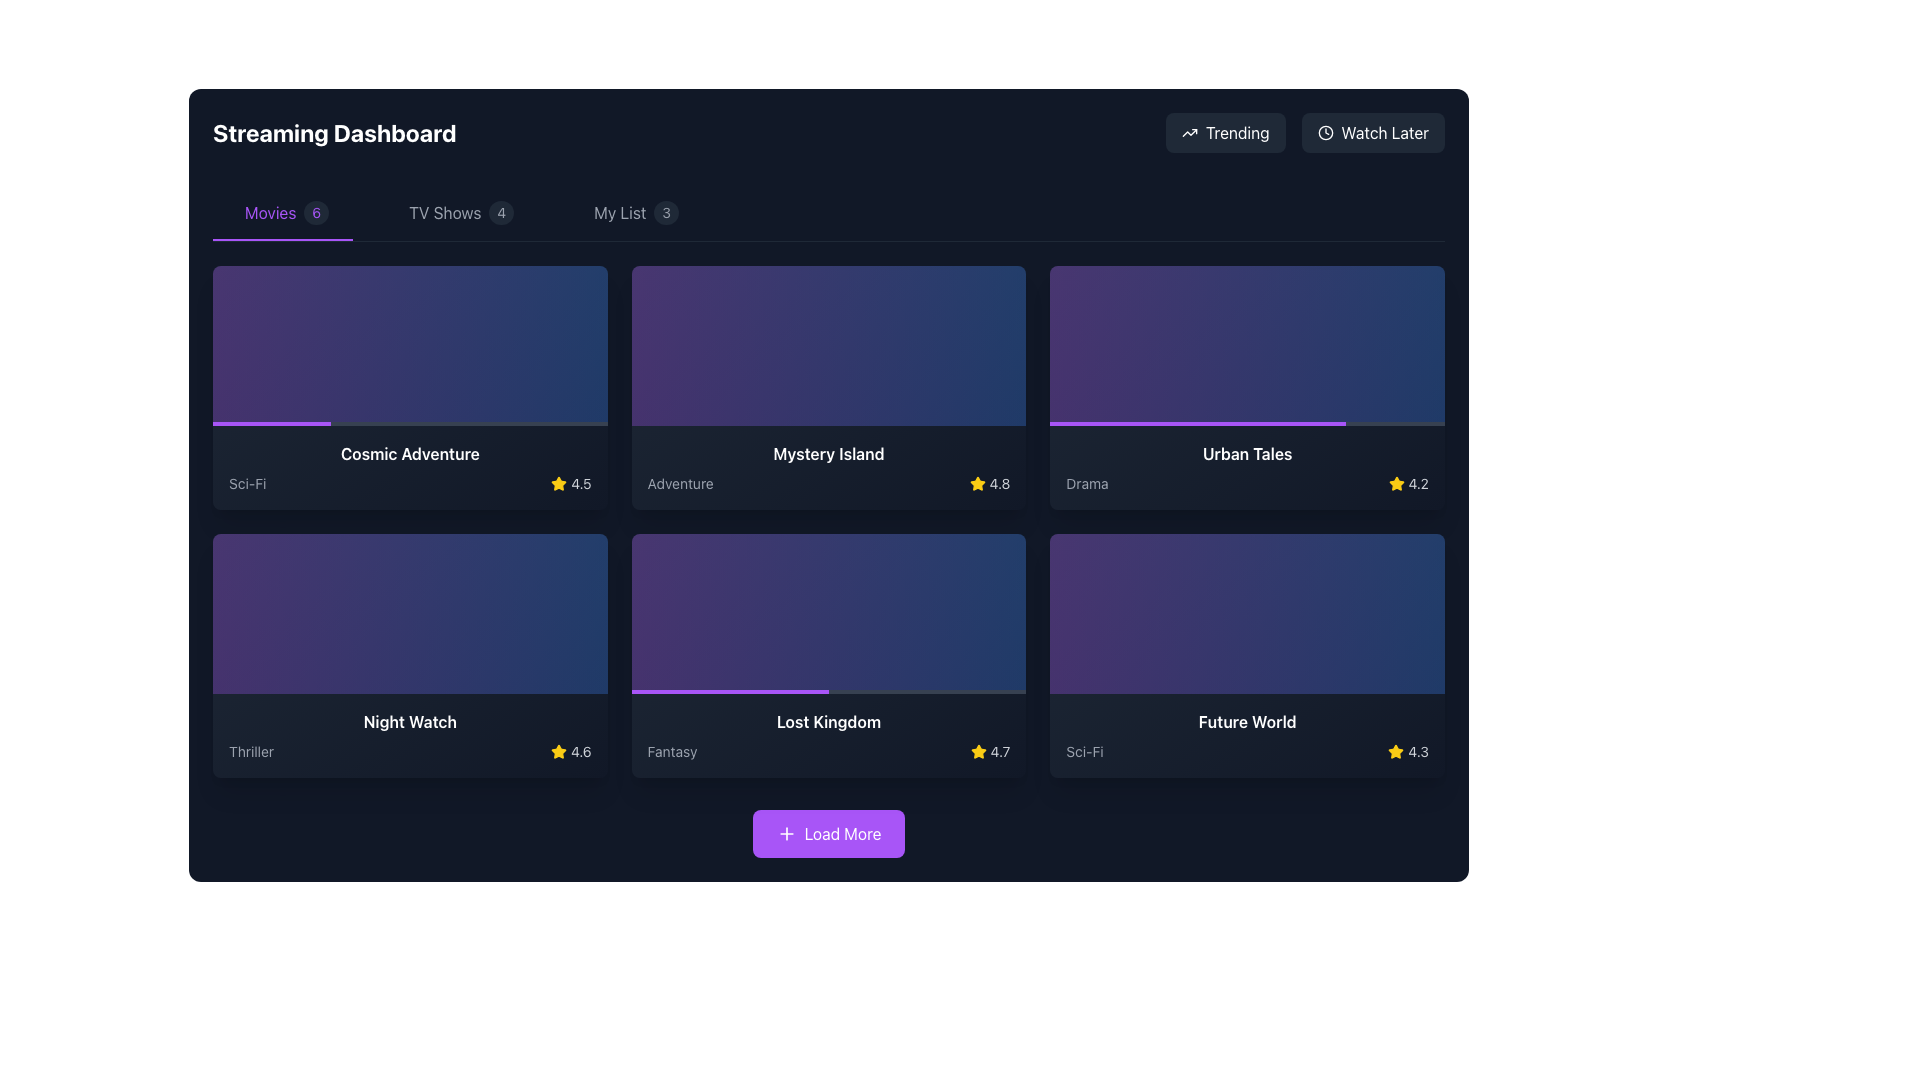 The width and height of the screenshot is (1920, 1080). What do you see at coordinates (409, 388) in the screenshot?
I see `the movie card representing 'Cosmic Adventure', which is located in the first row and first column of the grid layout` at bounding box center [409, 388].